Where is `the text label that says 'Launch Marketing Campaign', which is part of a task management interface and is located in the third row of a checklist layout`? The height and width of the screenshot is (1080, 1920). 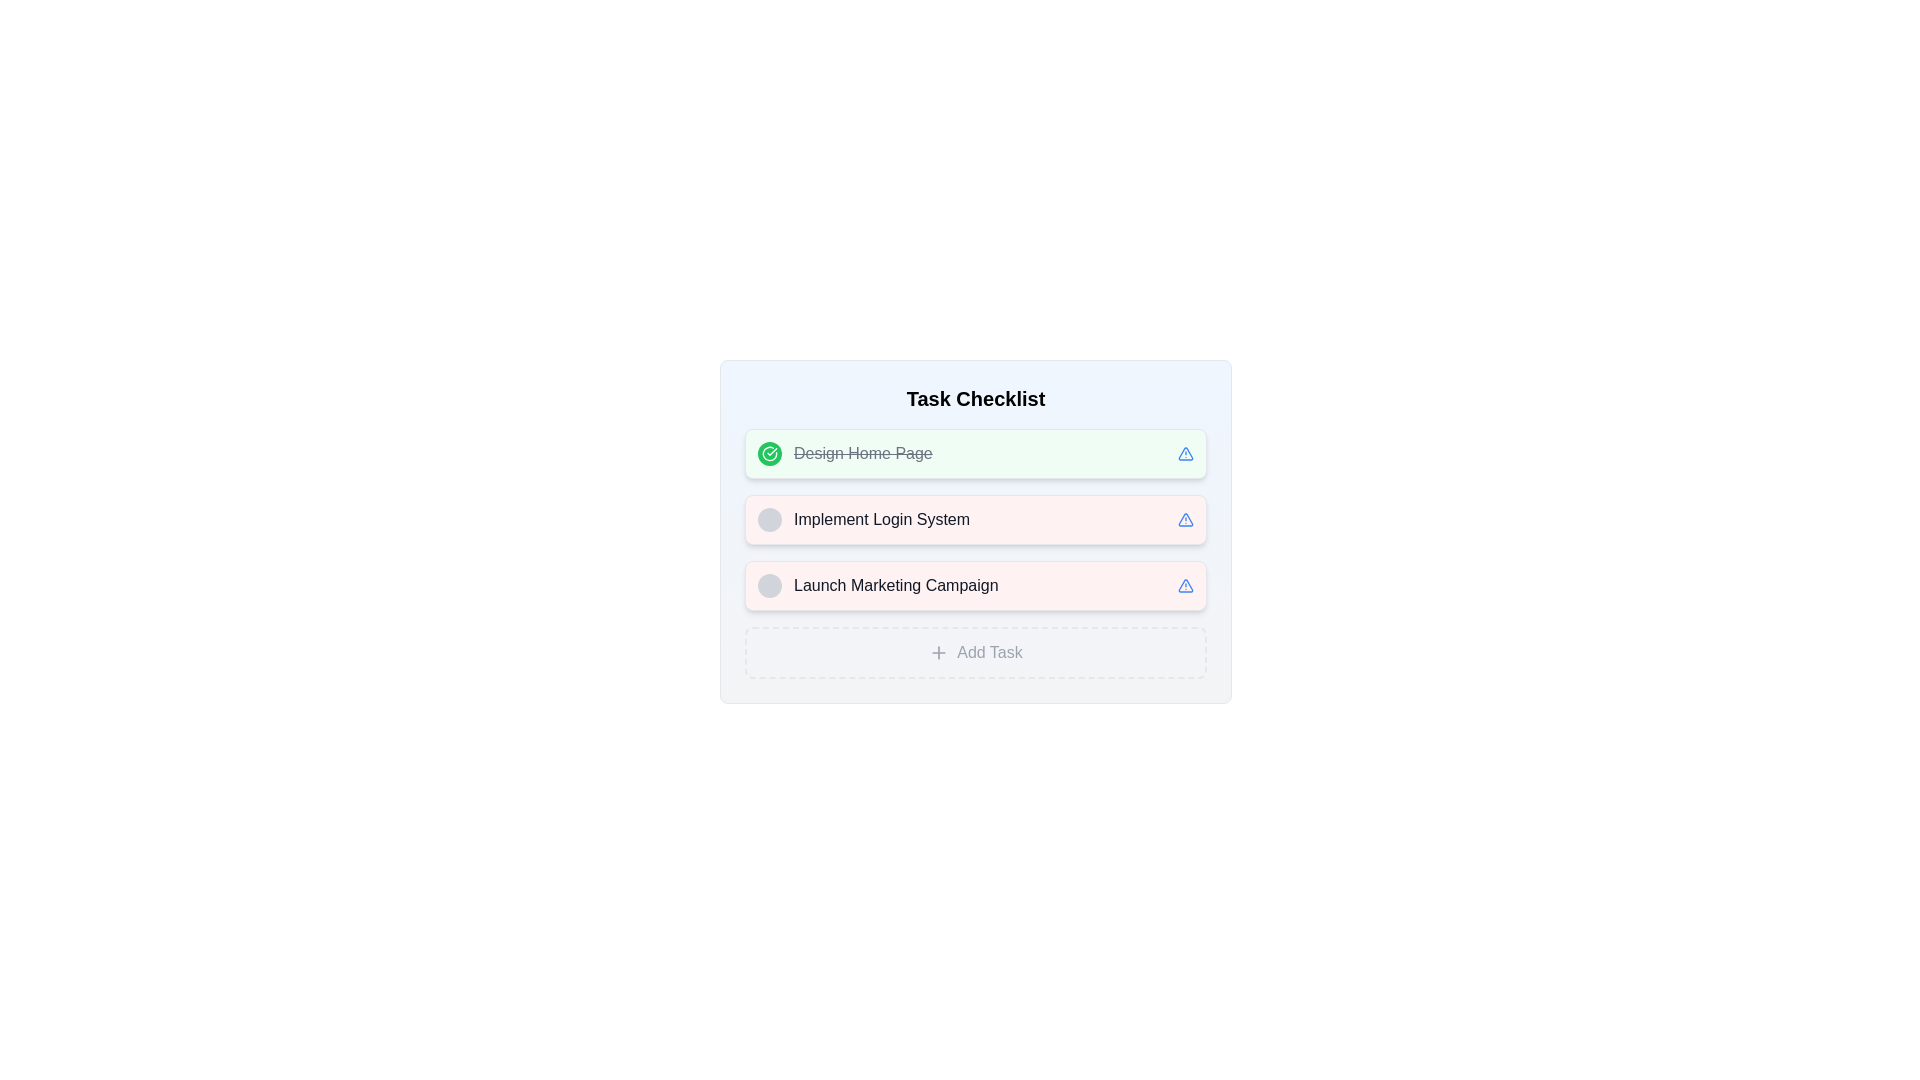
the text label that says 'Launch Marketing Campaign', which is part of a task management interface and is located in the third row of a checklist layout is located at coordinates (895, 585).